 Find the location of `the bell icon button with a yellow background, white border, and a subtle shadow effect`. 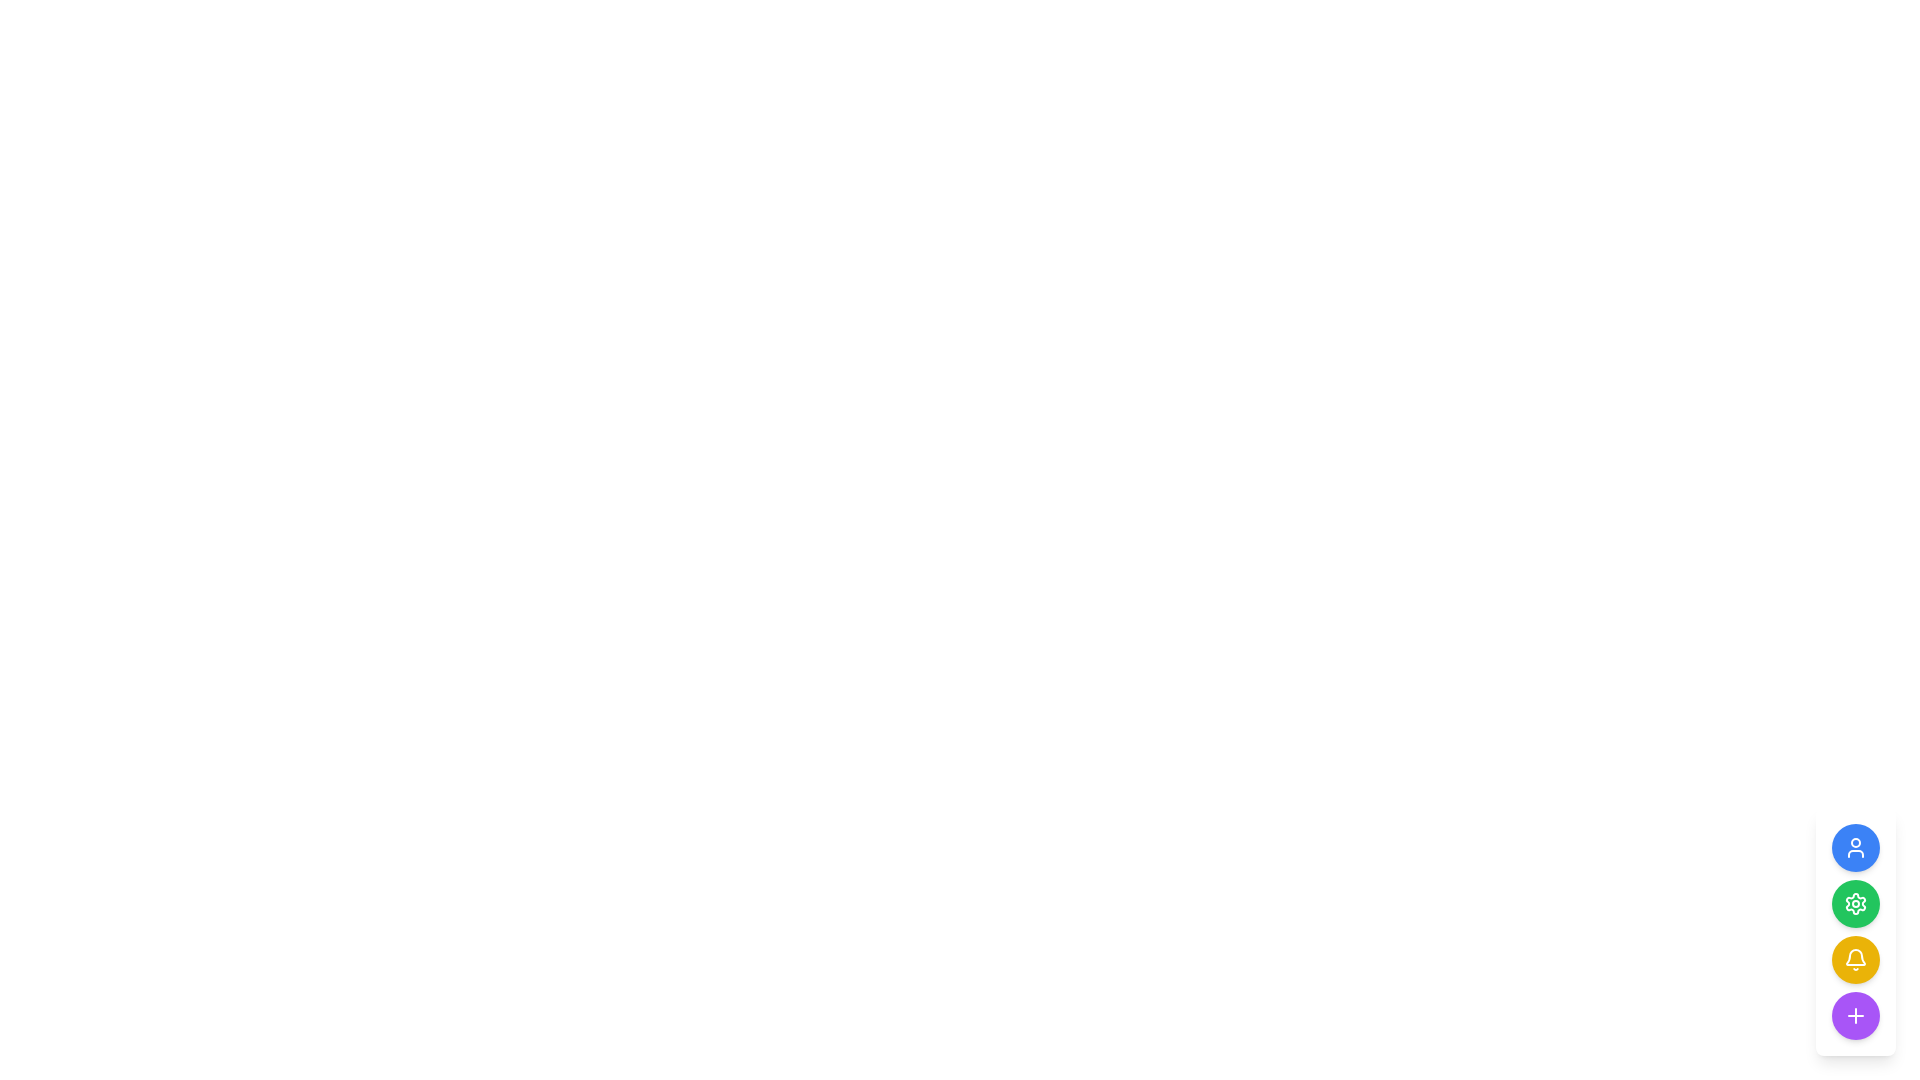

the bell icon button with a yellow background, white border, and a subtle shadow effect is located at coordinates (1855, 959).